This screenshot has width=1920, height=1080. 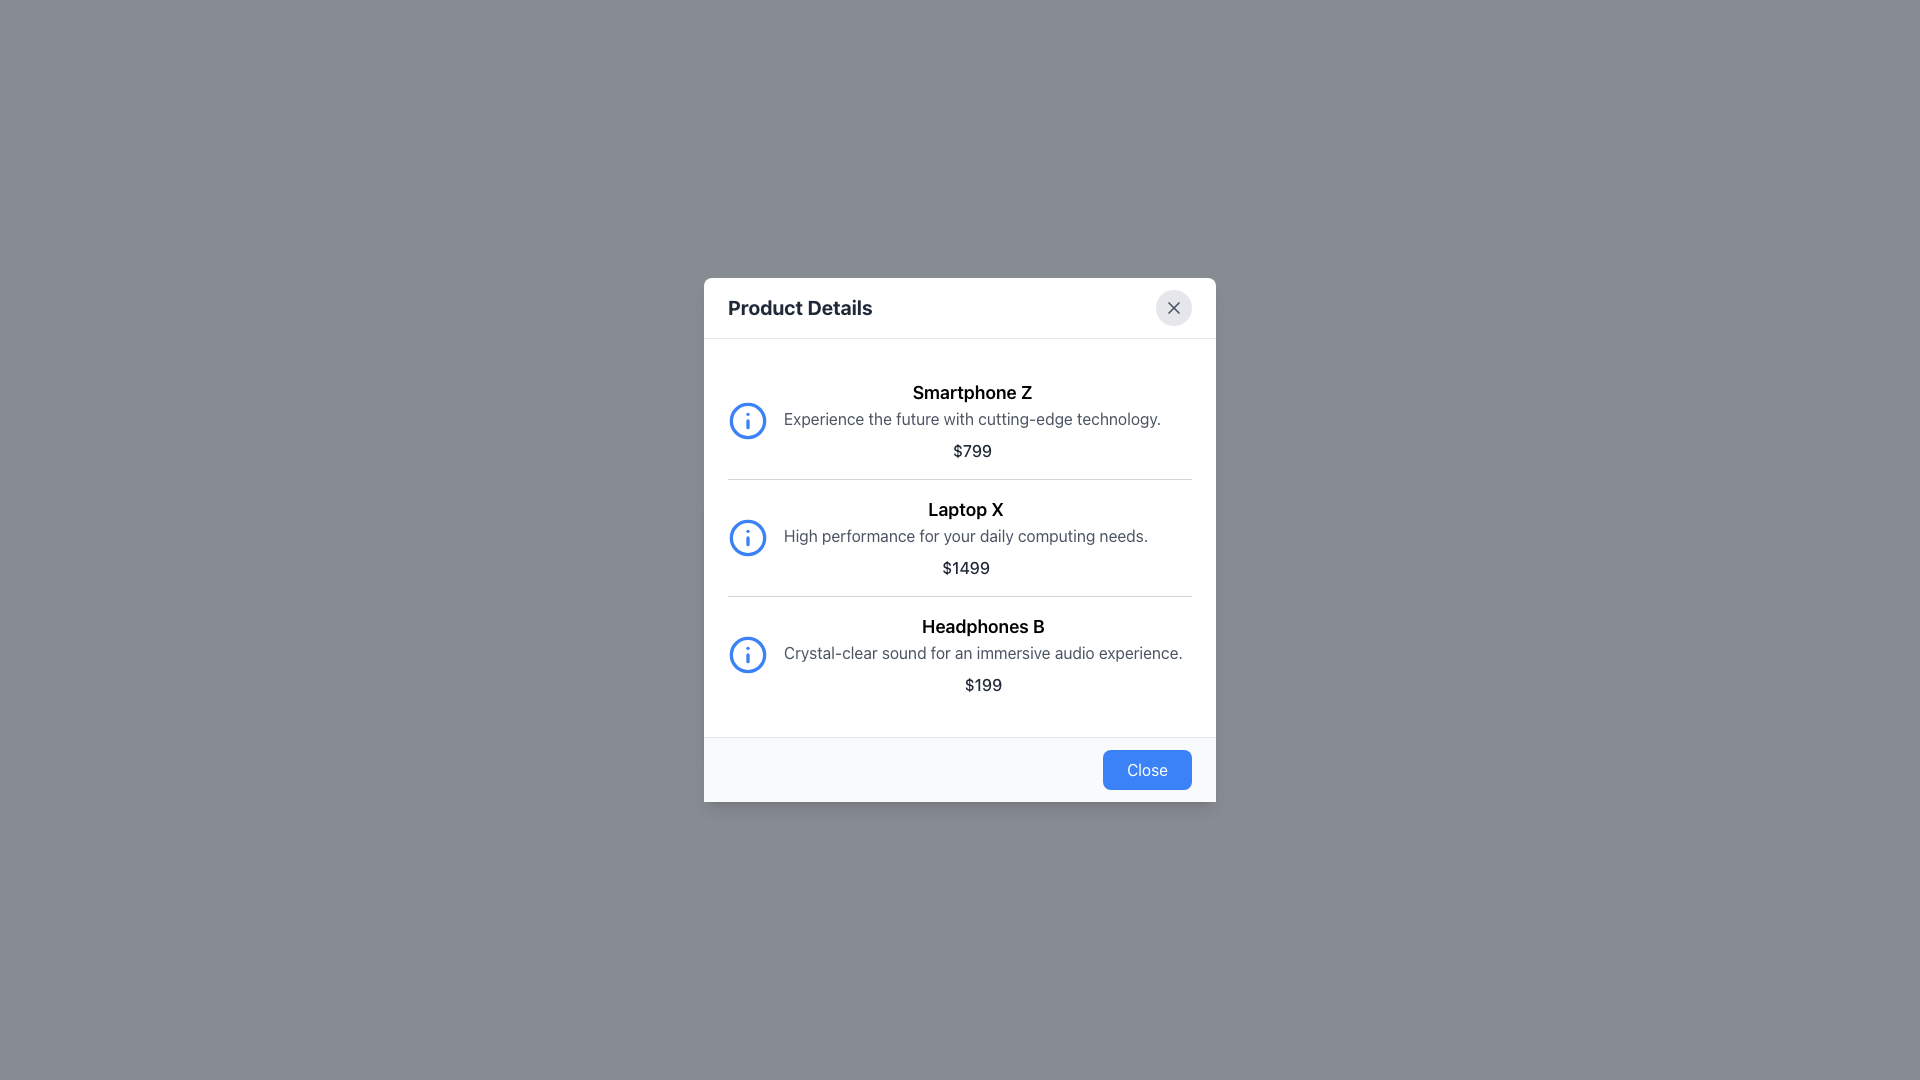 I want to click on the Close Button Icon, so click(x=1174, y=308).